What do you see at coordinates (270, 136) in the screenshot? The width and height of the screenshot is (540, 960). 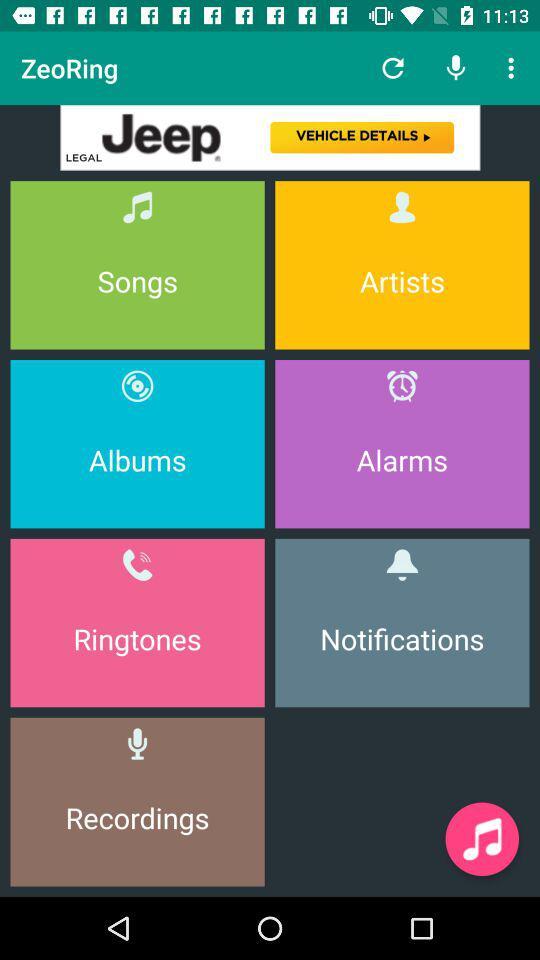 I see `vehicle details` at bounding box center [270, 136].